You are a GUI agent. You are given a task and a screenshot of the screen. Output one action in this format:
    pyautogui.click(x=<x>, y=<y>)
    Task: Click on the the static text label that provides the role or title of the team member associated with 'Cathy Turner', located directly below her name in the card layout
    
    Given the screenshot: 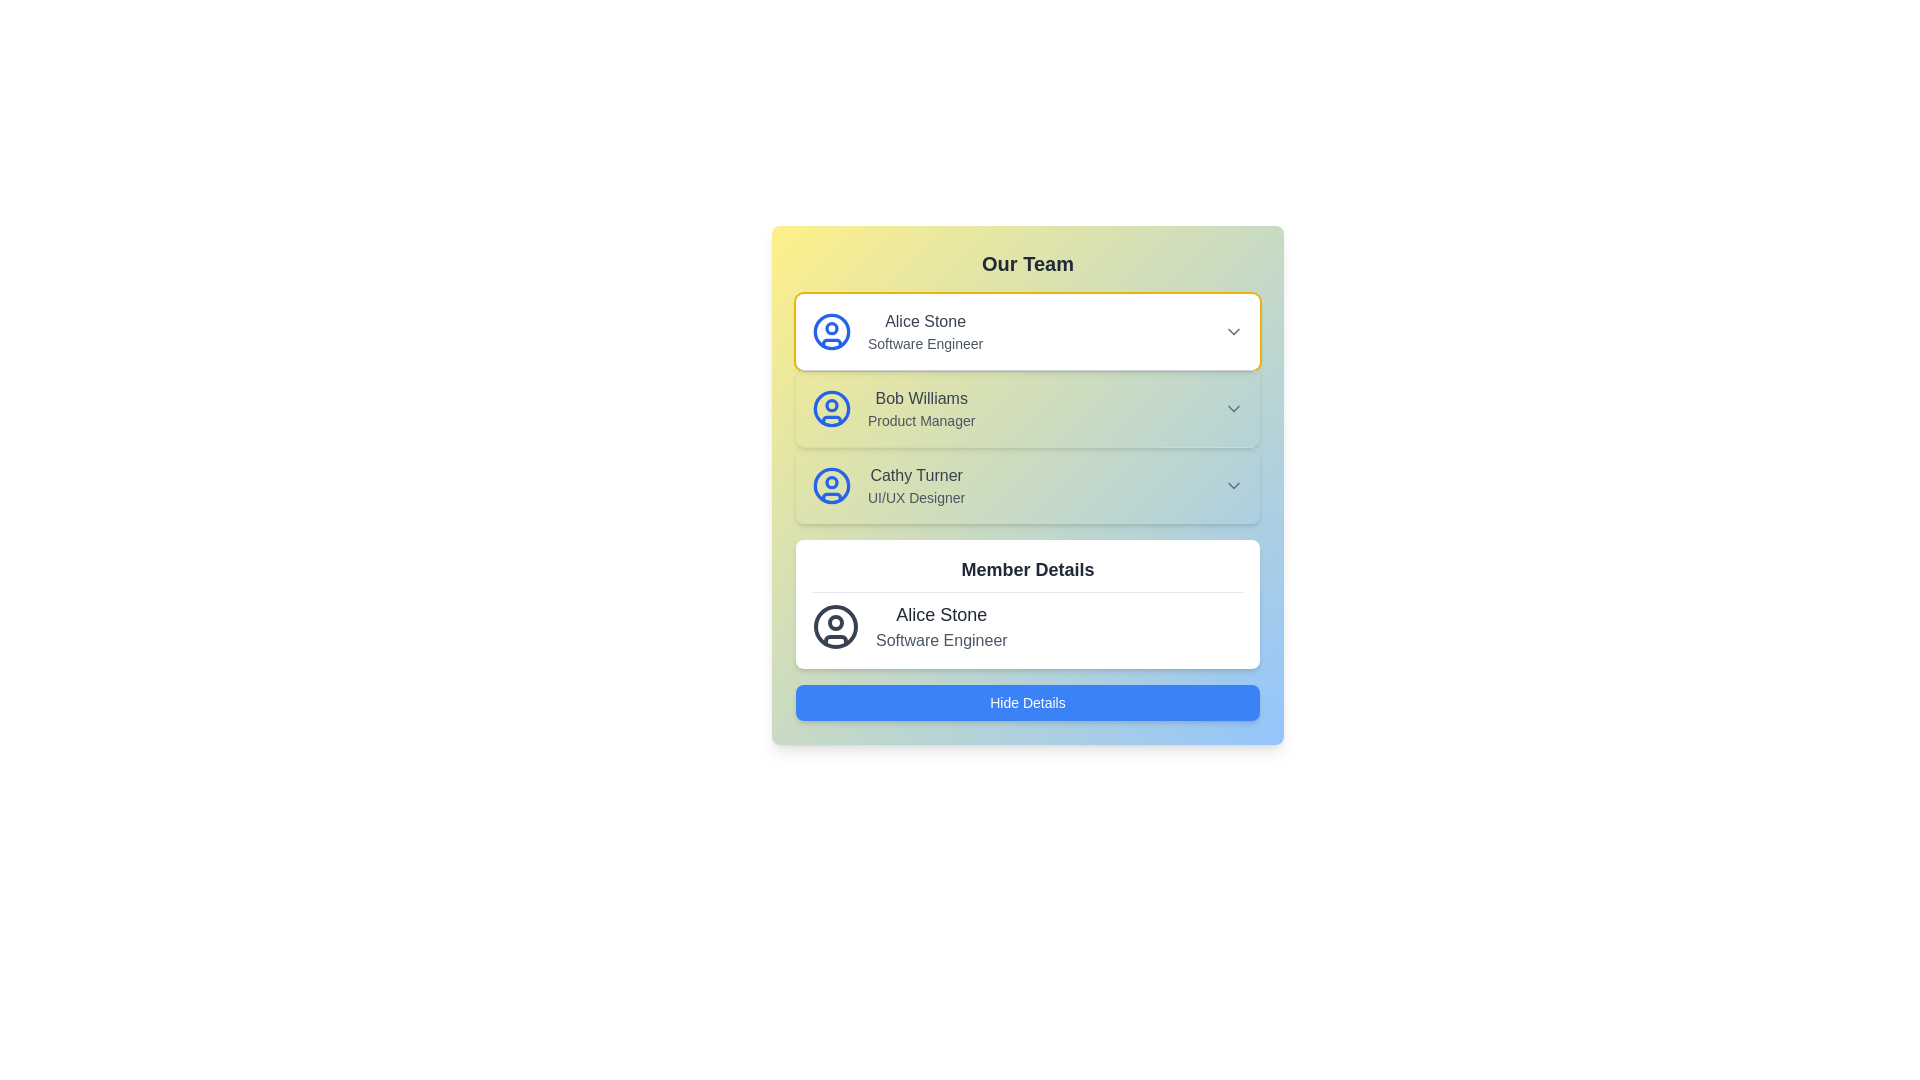 What is the action you would take?
    pyautogui.click(x=915, y=496)
    